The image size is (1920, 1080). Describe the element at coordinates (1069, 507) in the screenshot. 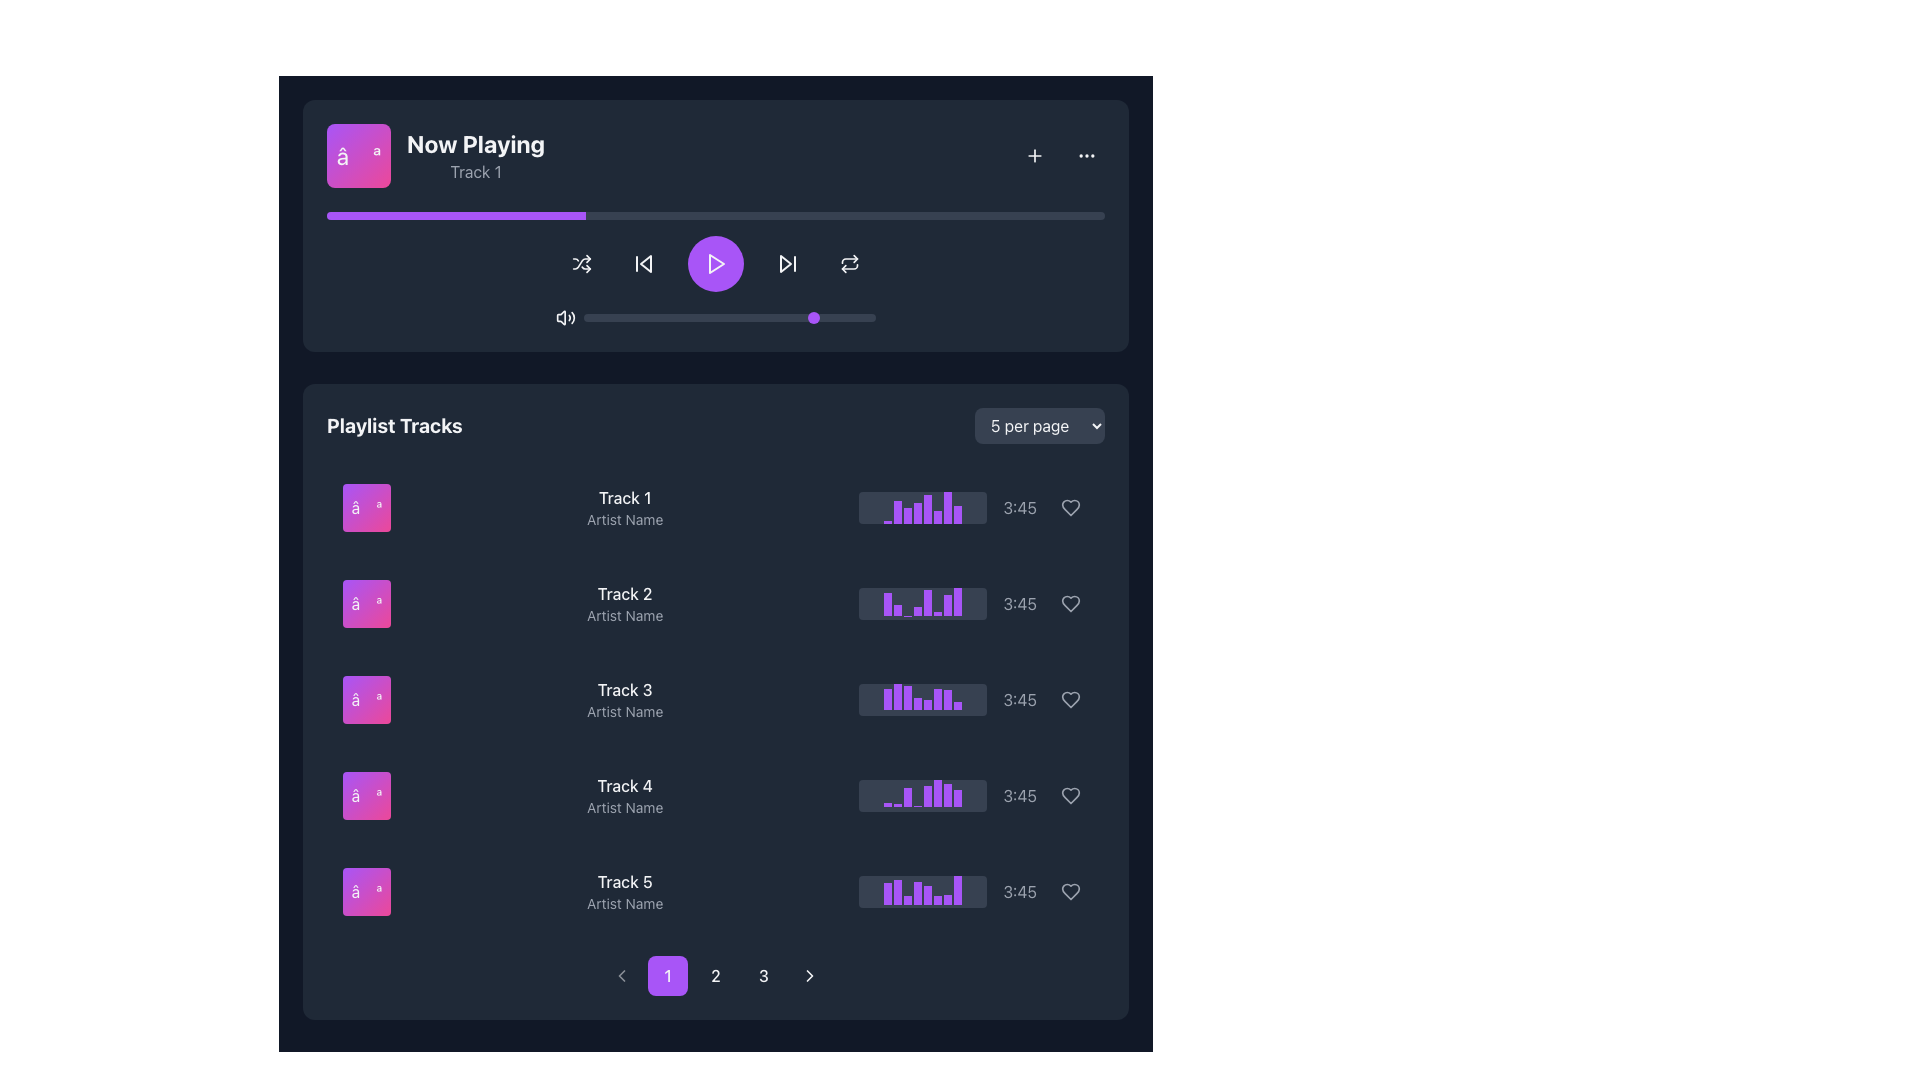

I see `the heart icon styled as an outlined vector graphic located in the fifth column of the playlist table for 'Track 1', next to the duration text '3:45'` at that location.